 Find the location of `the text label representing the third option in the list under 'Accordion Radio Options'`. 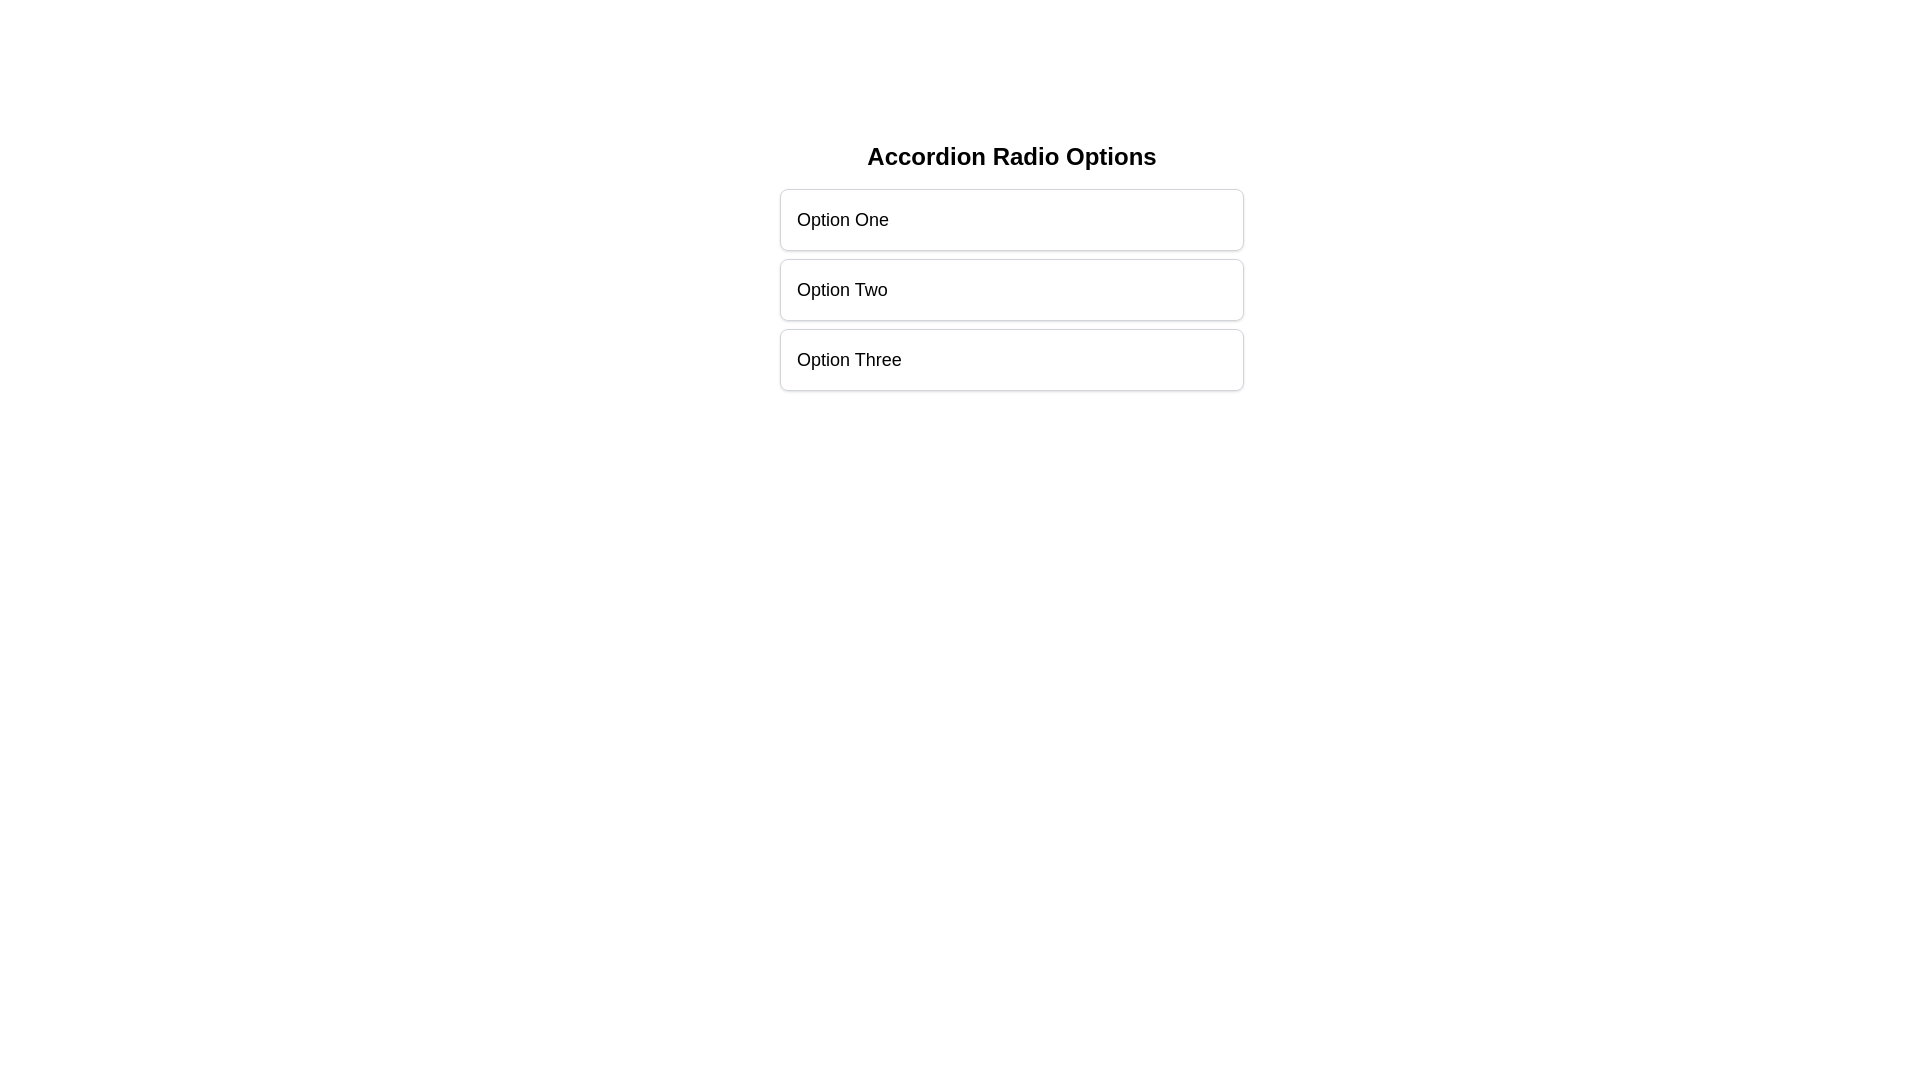

the text label representing the third option in the list under 'Accordion Radio Options' is located at coordinates (849, 358).